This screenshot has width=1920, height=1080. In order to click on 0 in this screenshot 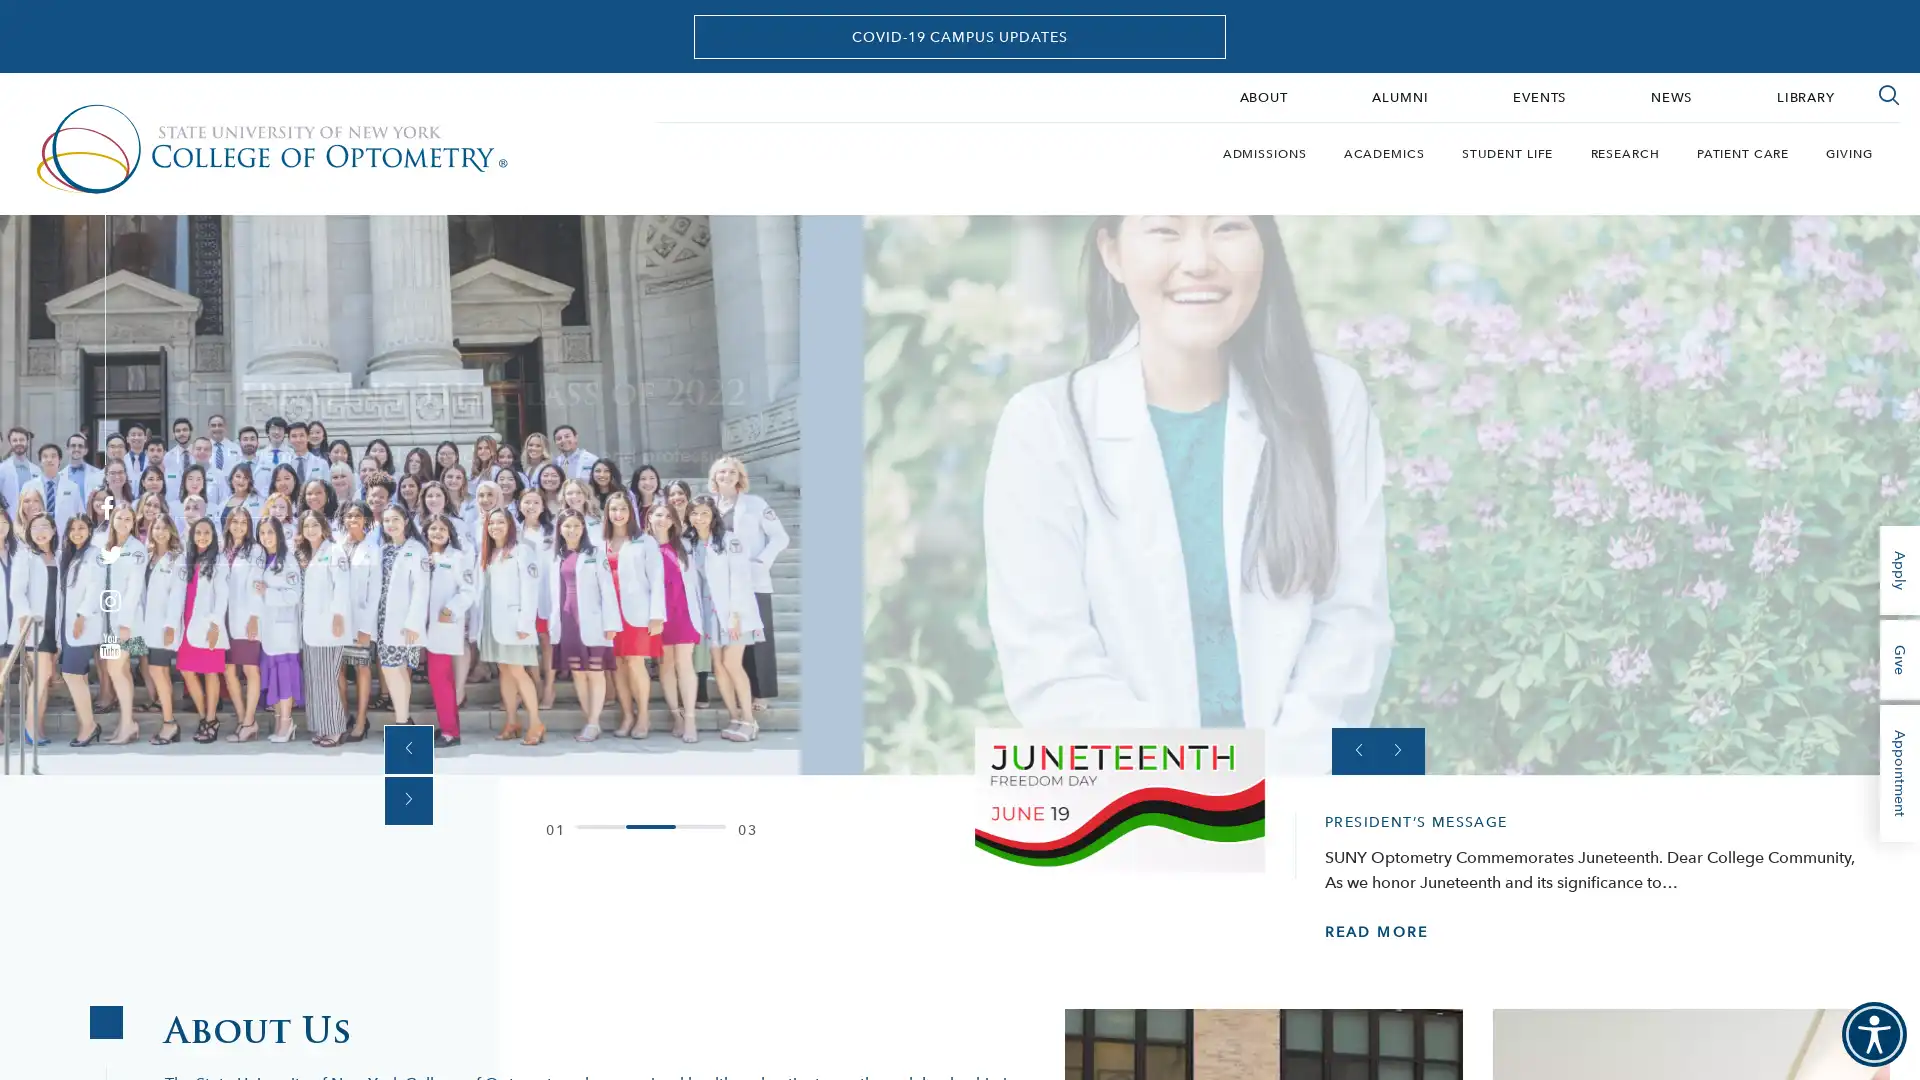, I will do `click(700, 826)`.